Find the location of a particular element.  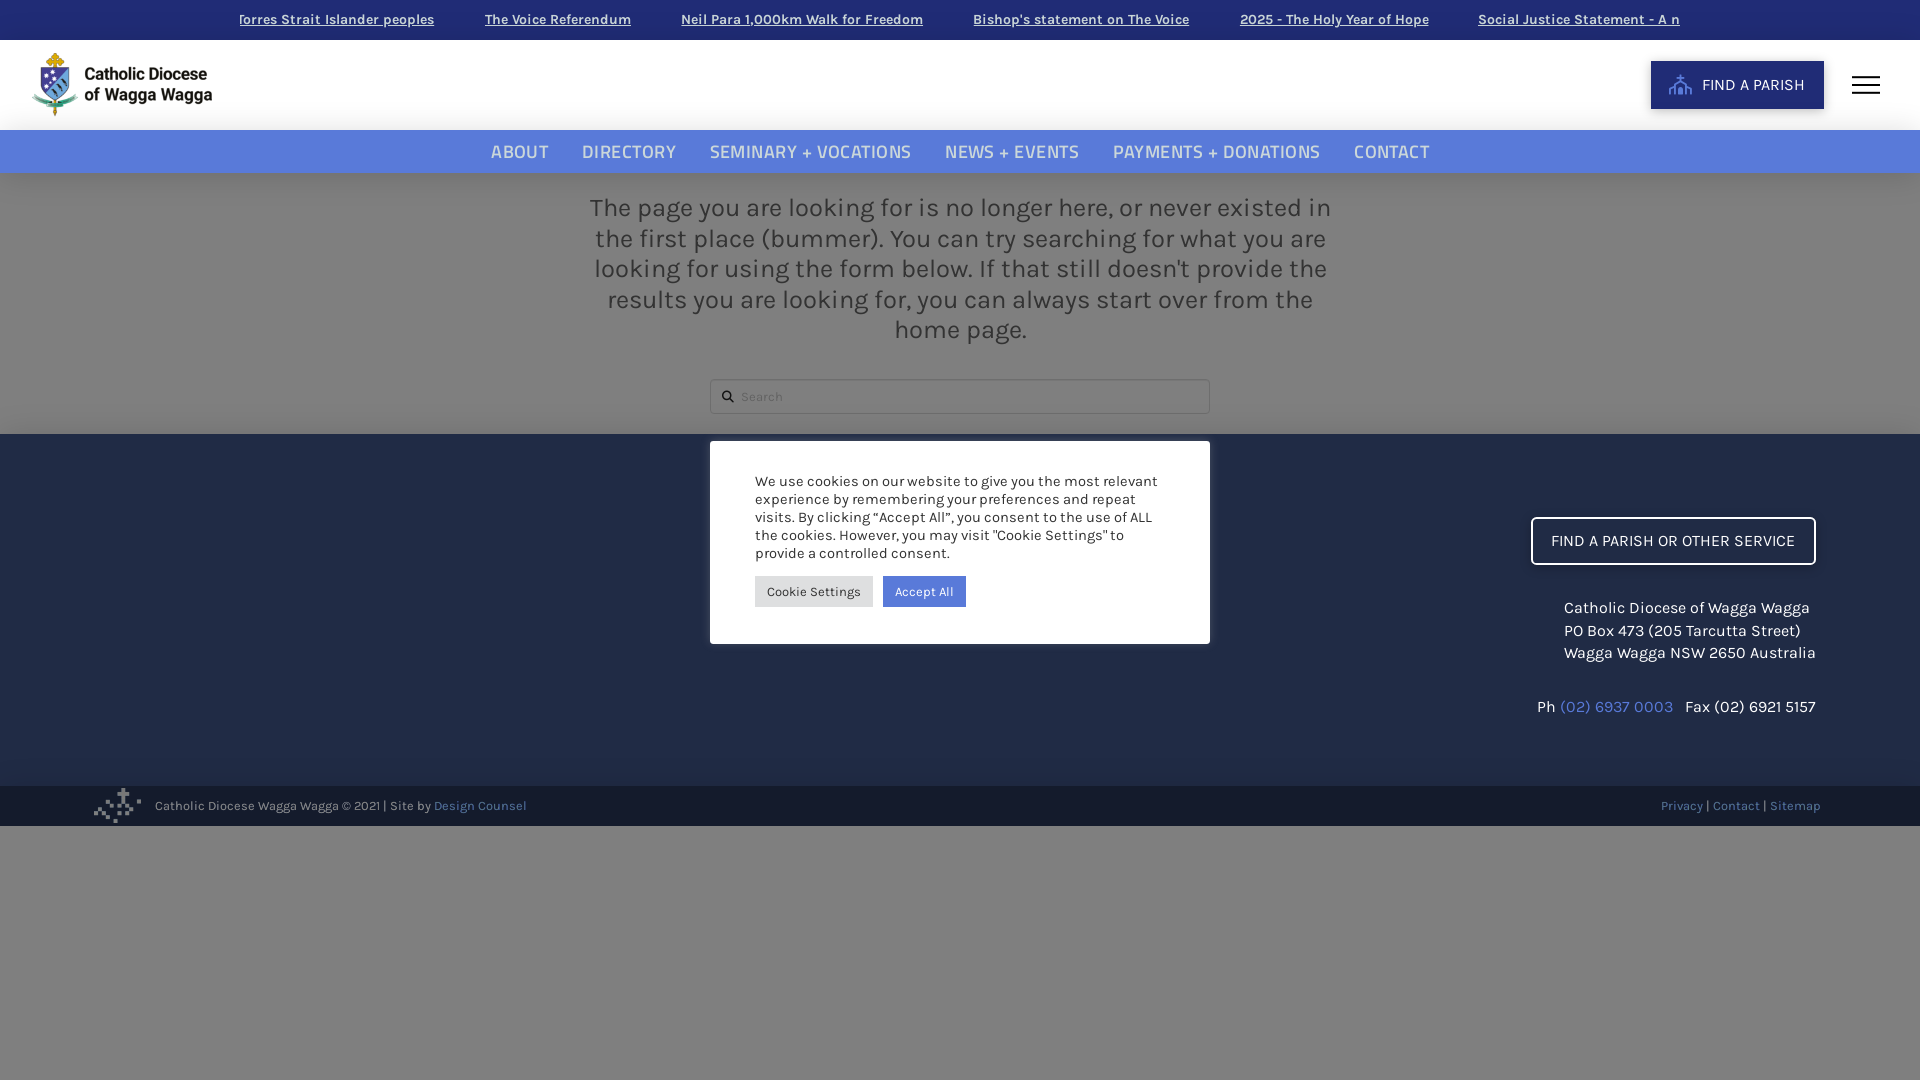

'Contact' is located at coordinates (1735, 804).